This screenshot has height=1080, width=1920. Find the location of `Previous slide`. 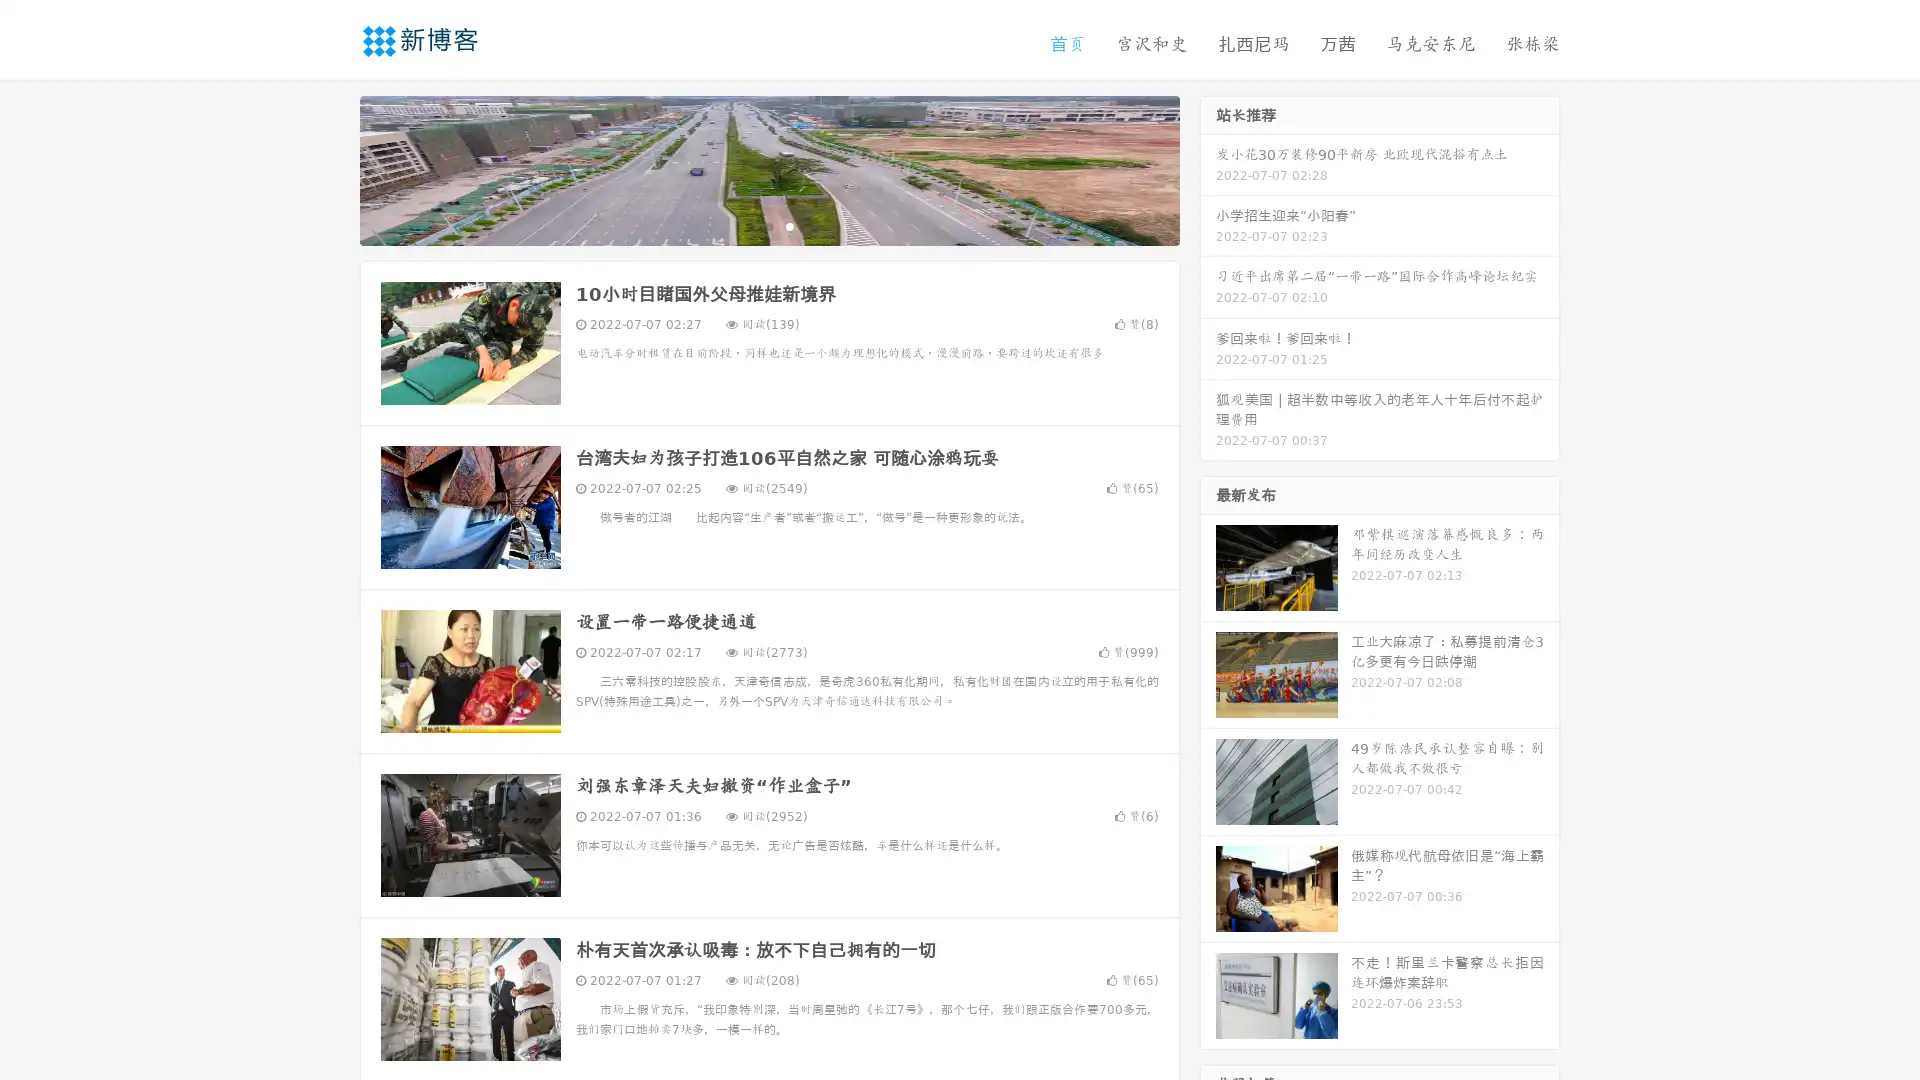

Previous slide is located at coordinates (330, 168).